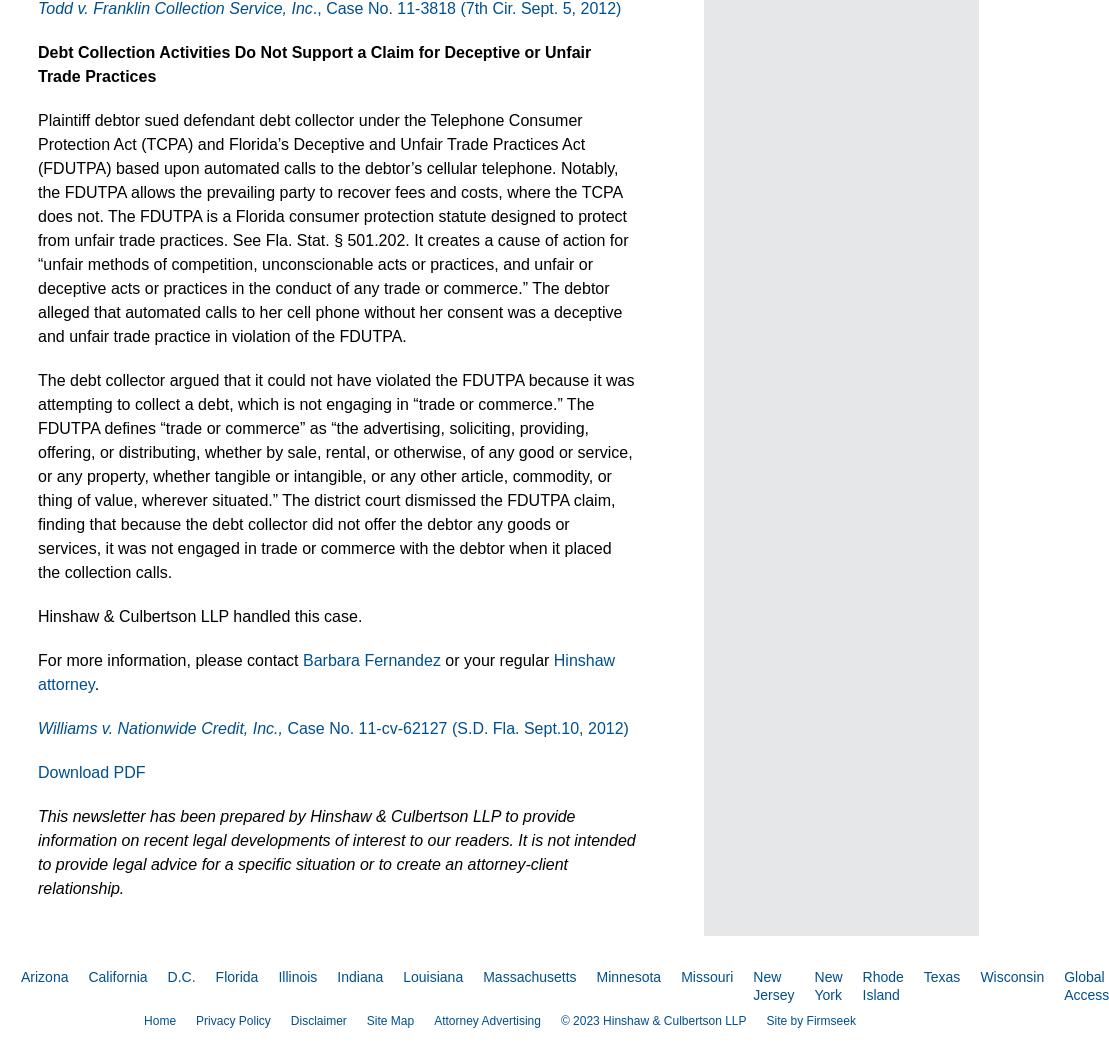 This screenshot has width=1109, height=1046. What do you see at coordinates (38, 7) in the screenshot?
I see `'Todd v. Franklin Collection Service, Inc'` at bounding box center [38, 7].